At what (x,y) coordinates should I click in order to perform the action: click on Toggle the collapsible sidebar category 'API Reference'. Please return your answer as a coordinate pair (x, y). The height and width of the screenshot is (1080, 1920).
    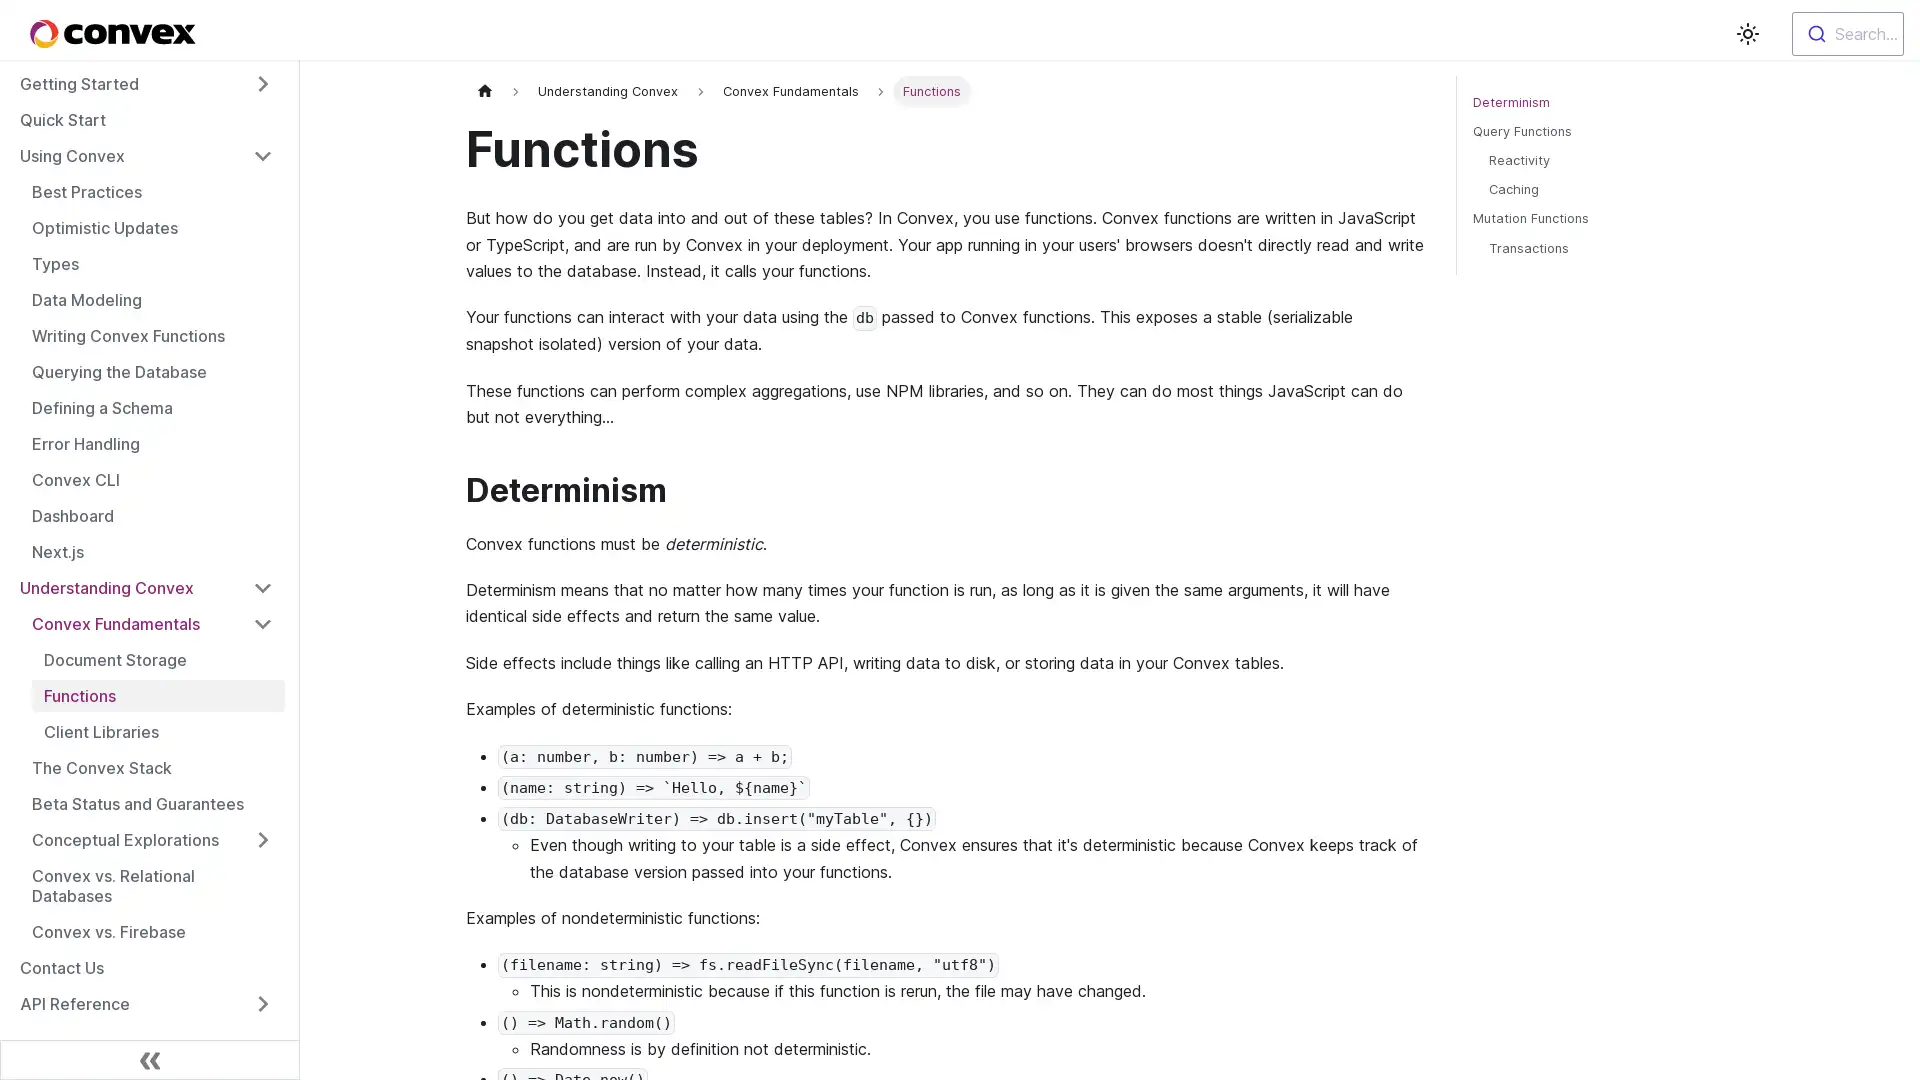
    Looking at the image, I should click on (262, 1003).